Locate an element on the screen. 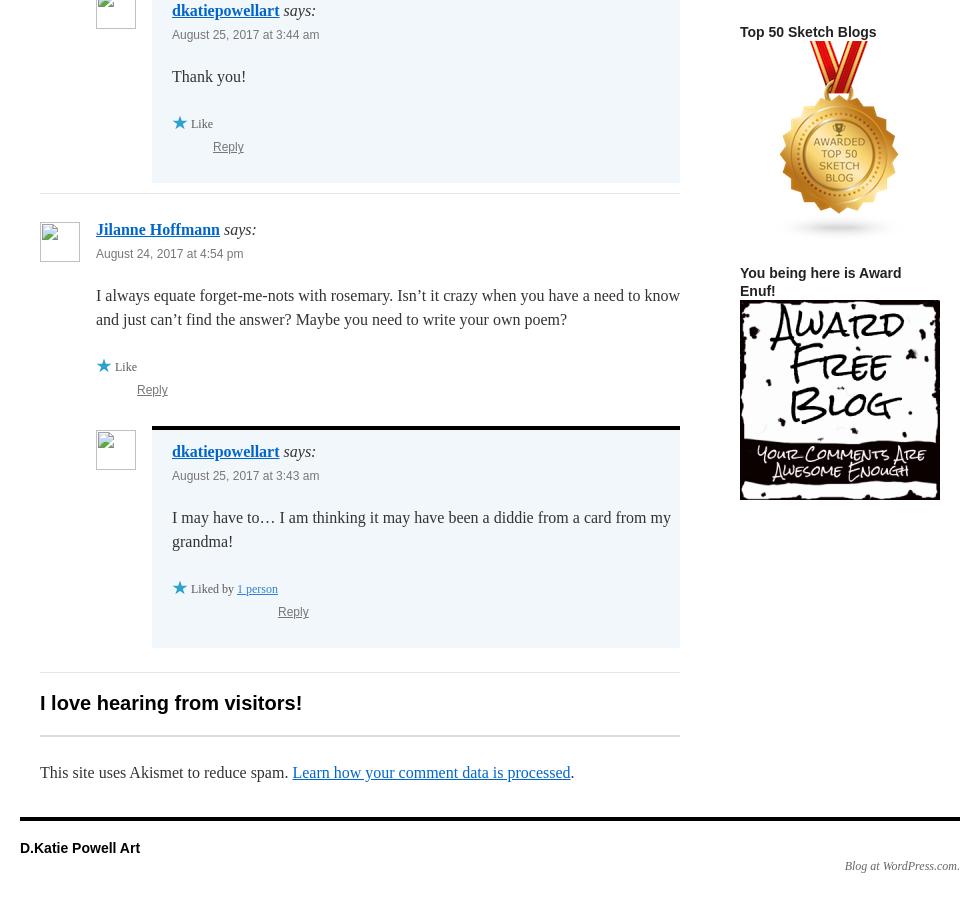  '.' is located at coordinates (572, 771).